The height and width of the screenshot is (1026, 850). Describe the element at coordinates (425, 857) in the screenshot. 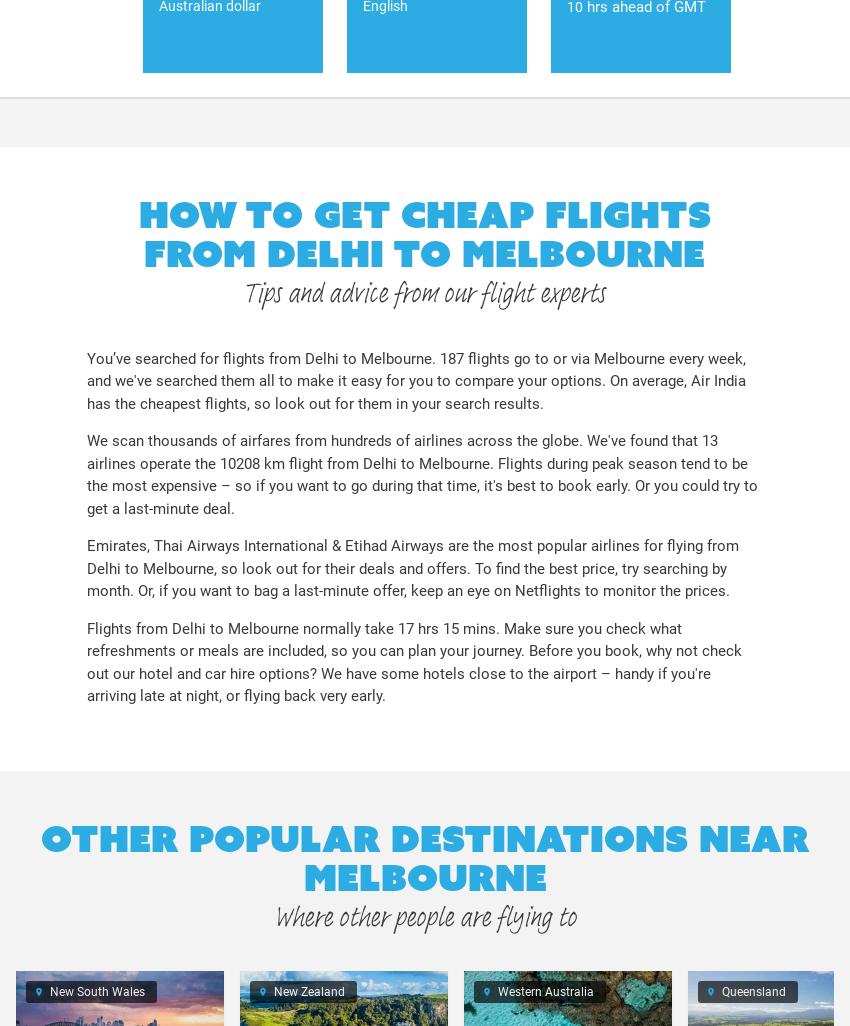

I see `'Other popular destinations near Melbourne'` at that location.